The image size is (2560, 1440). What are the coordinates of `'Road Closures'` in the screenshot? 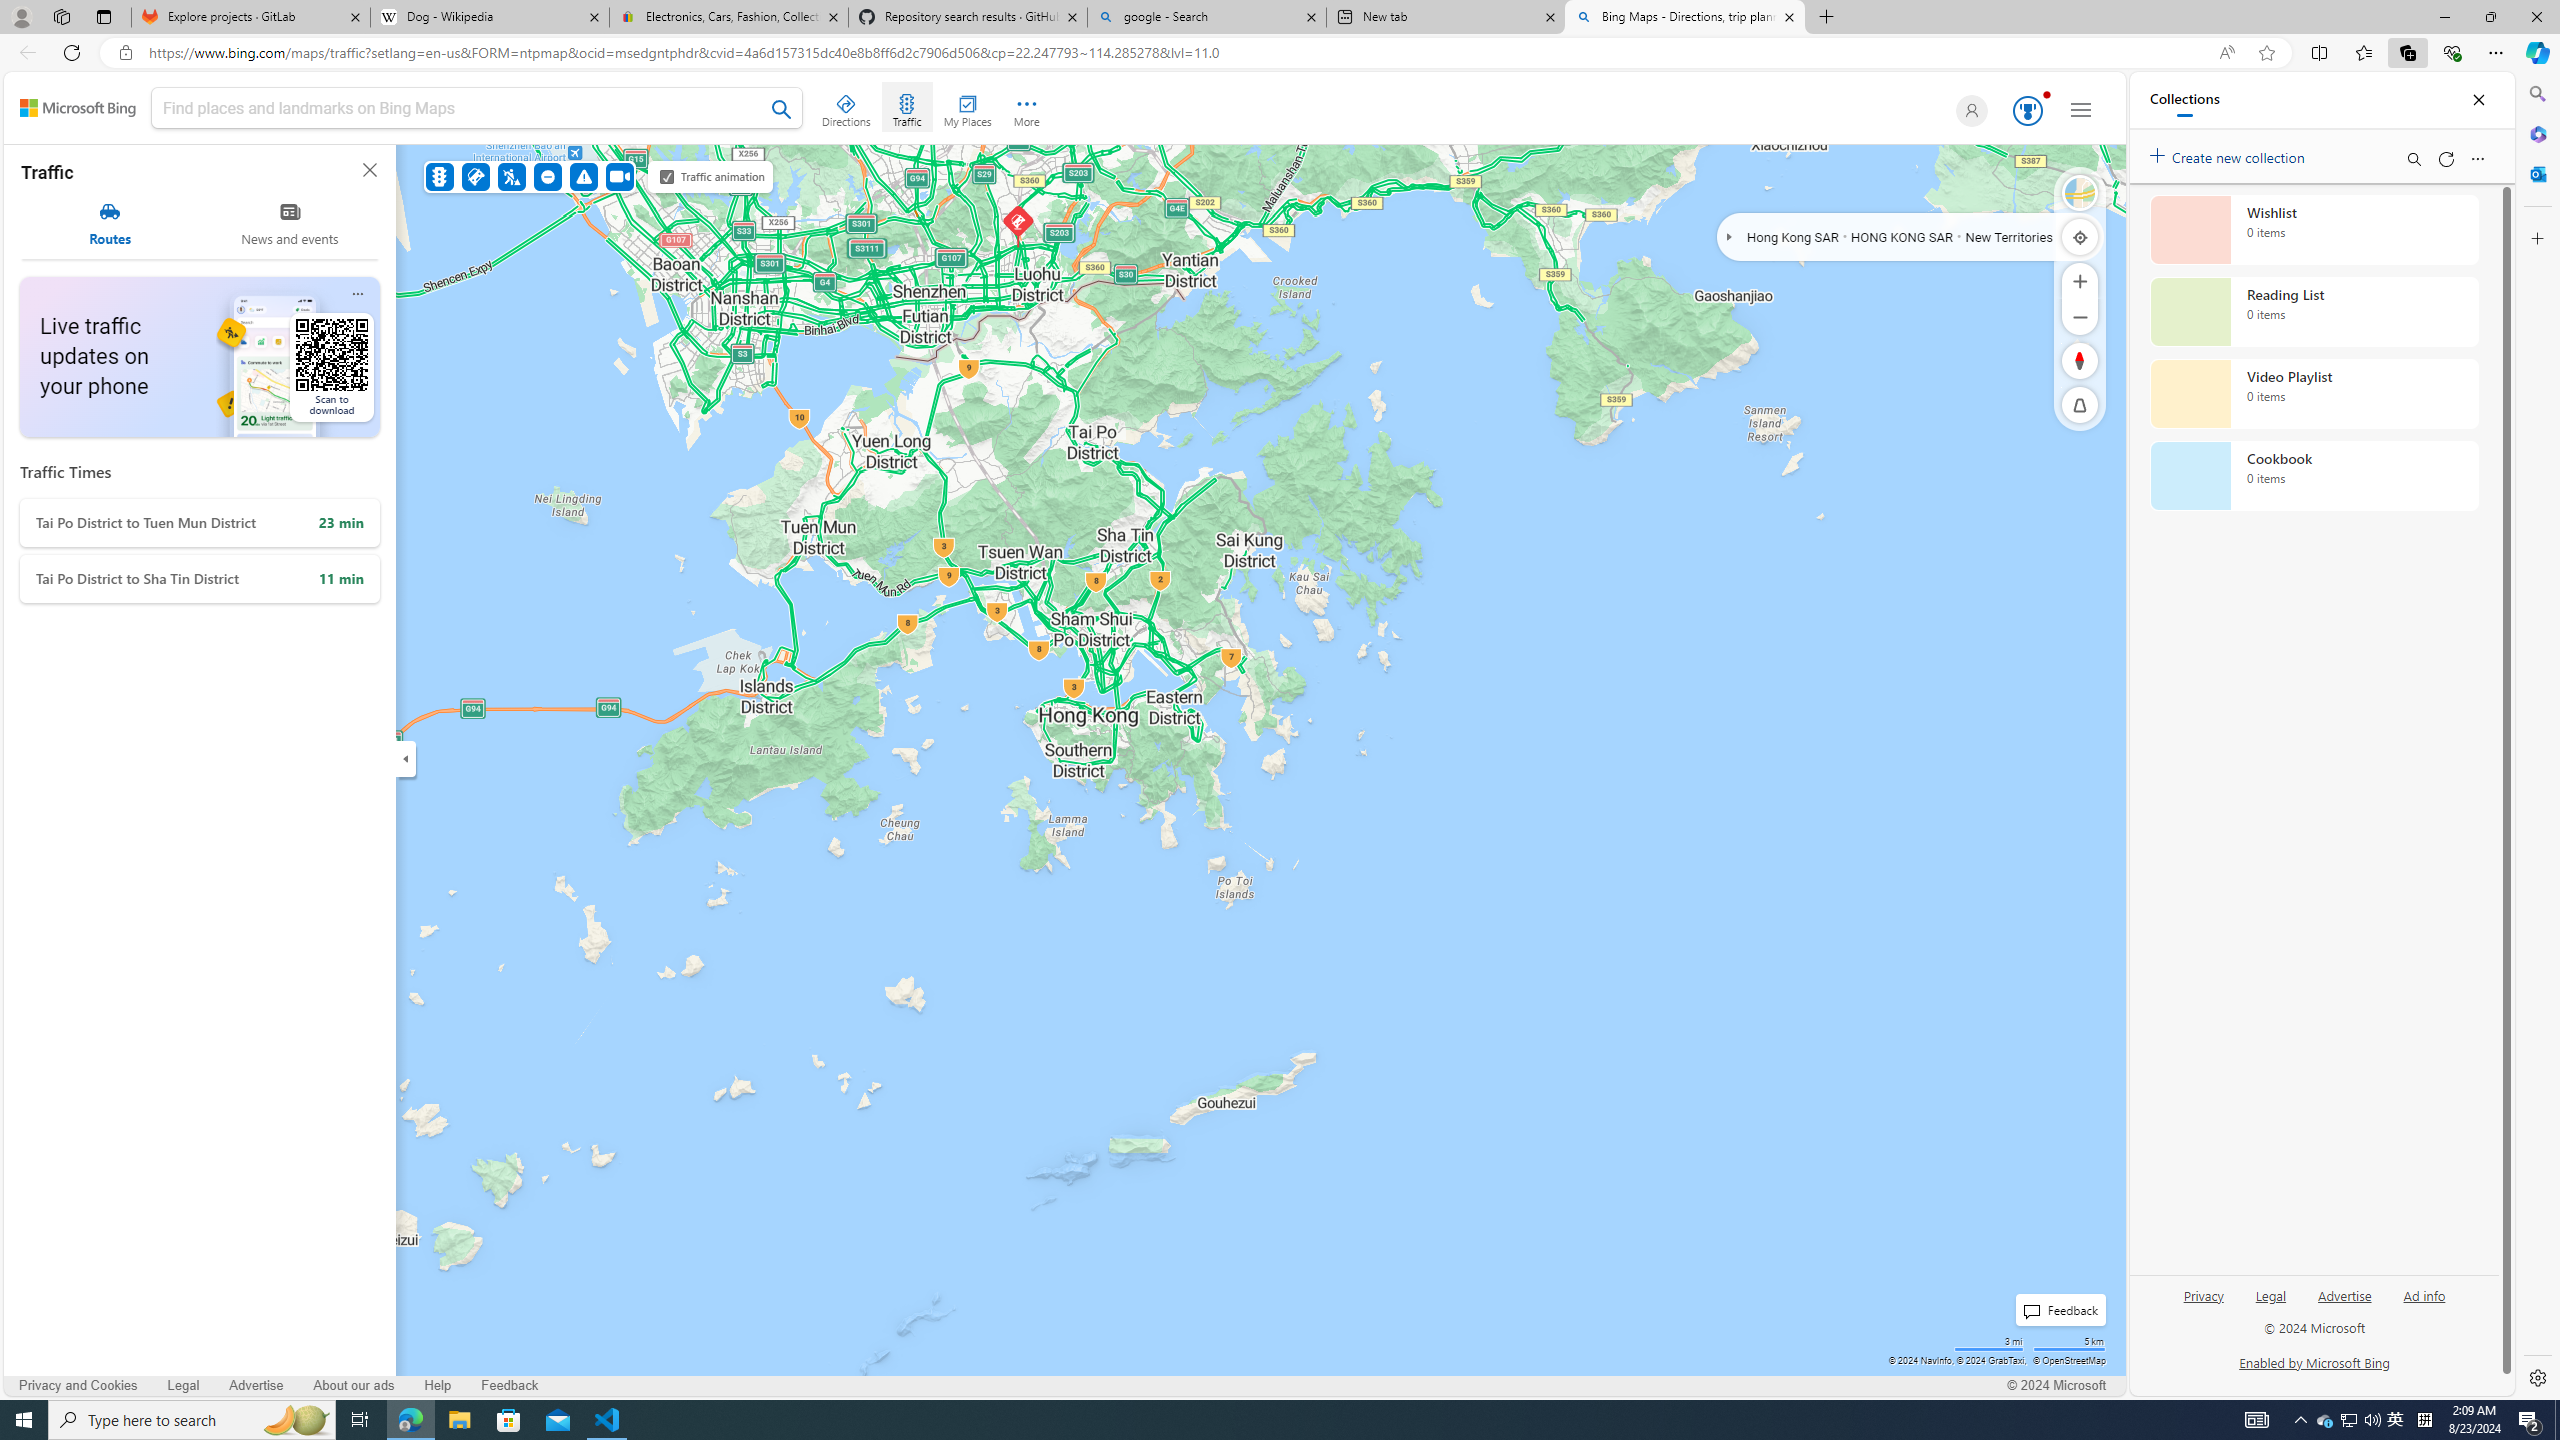 It's located at (549, 176).